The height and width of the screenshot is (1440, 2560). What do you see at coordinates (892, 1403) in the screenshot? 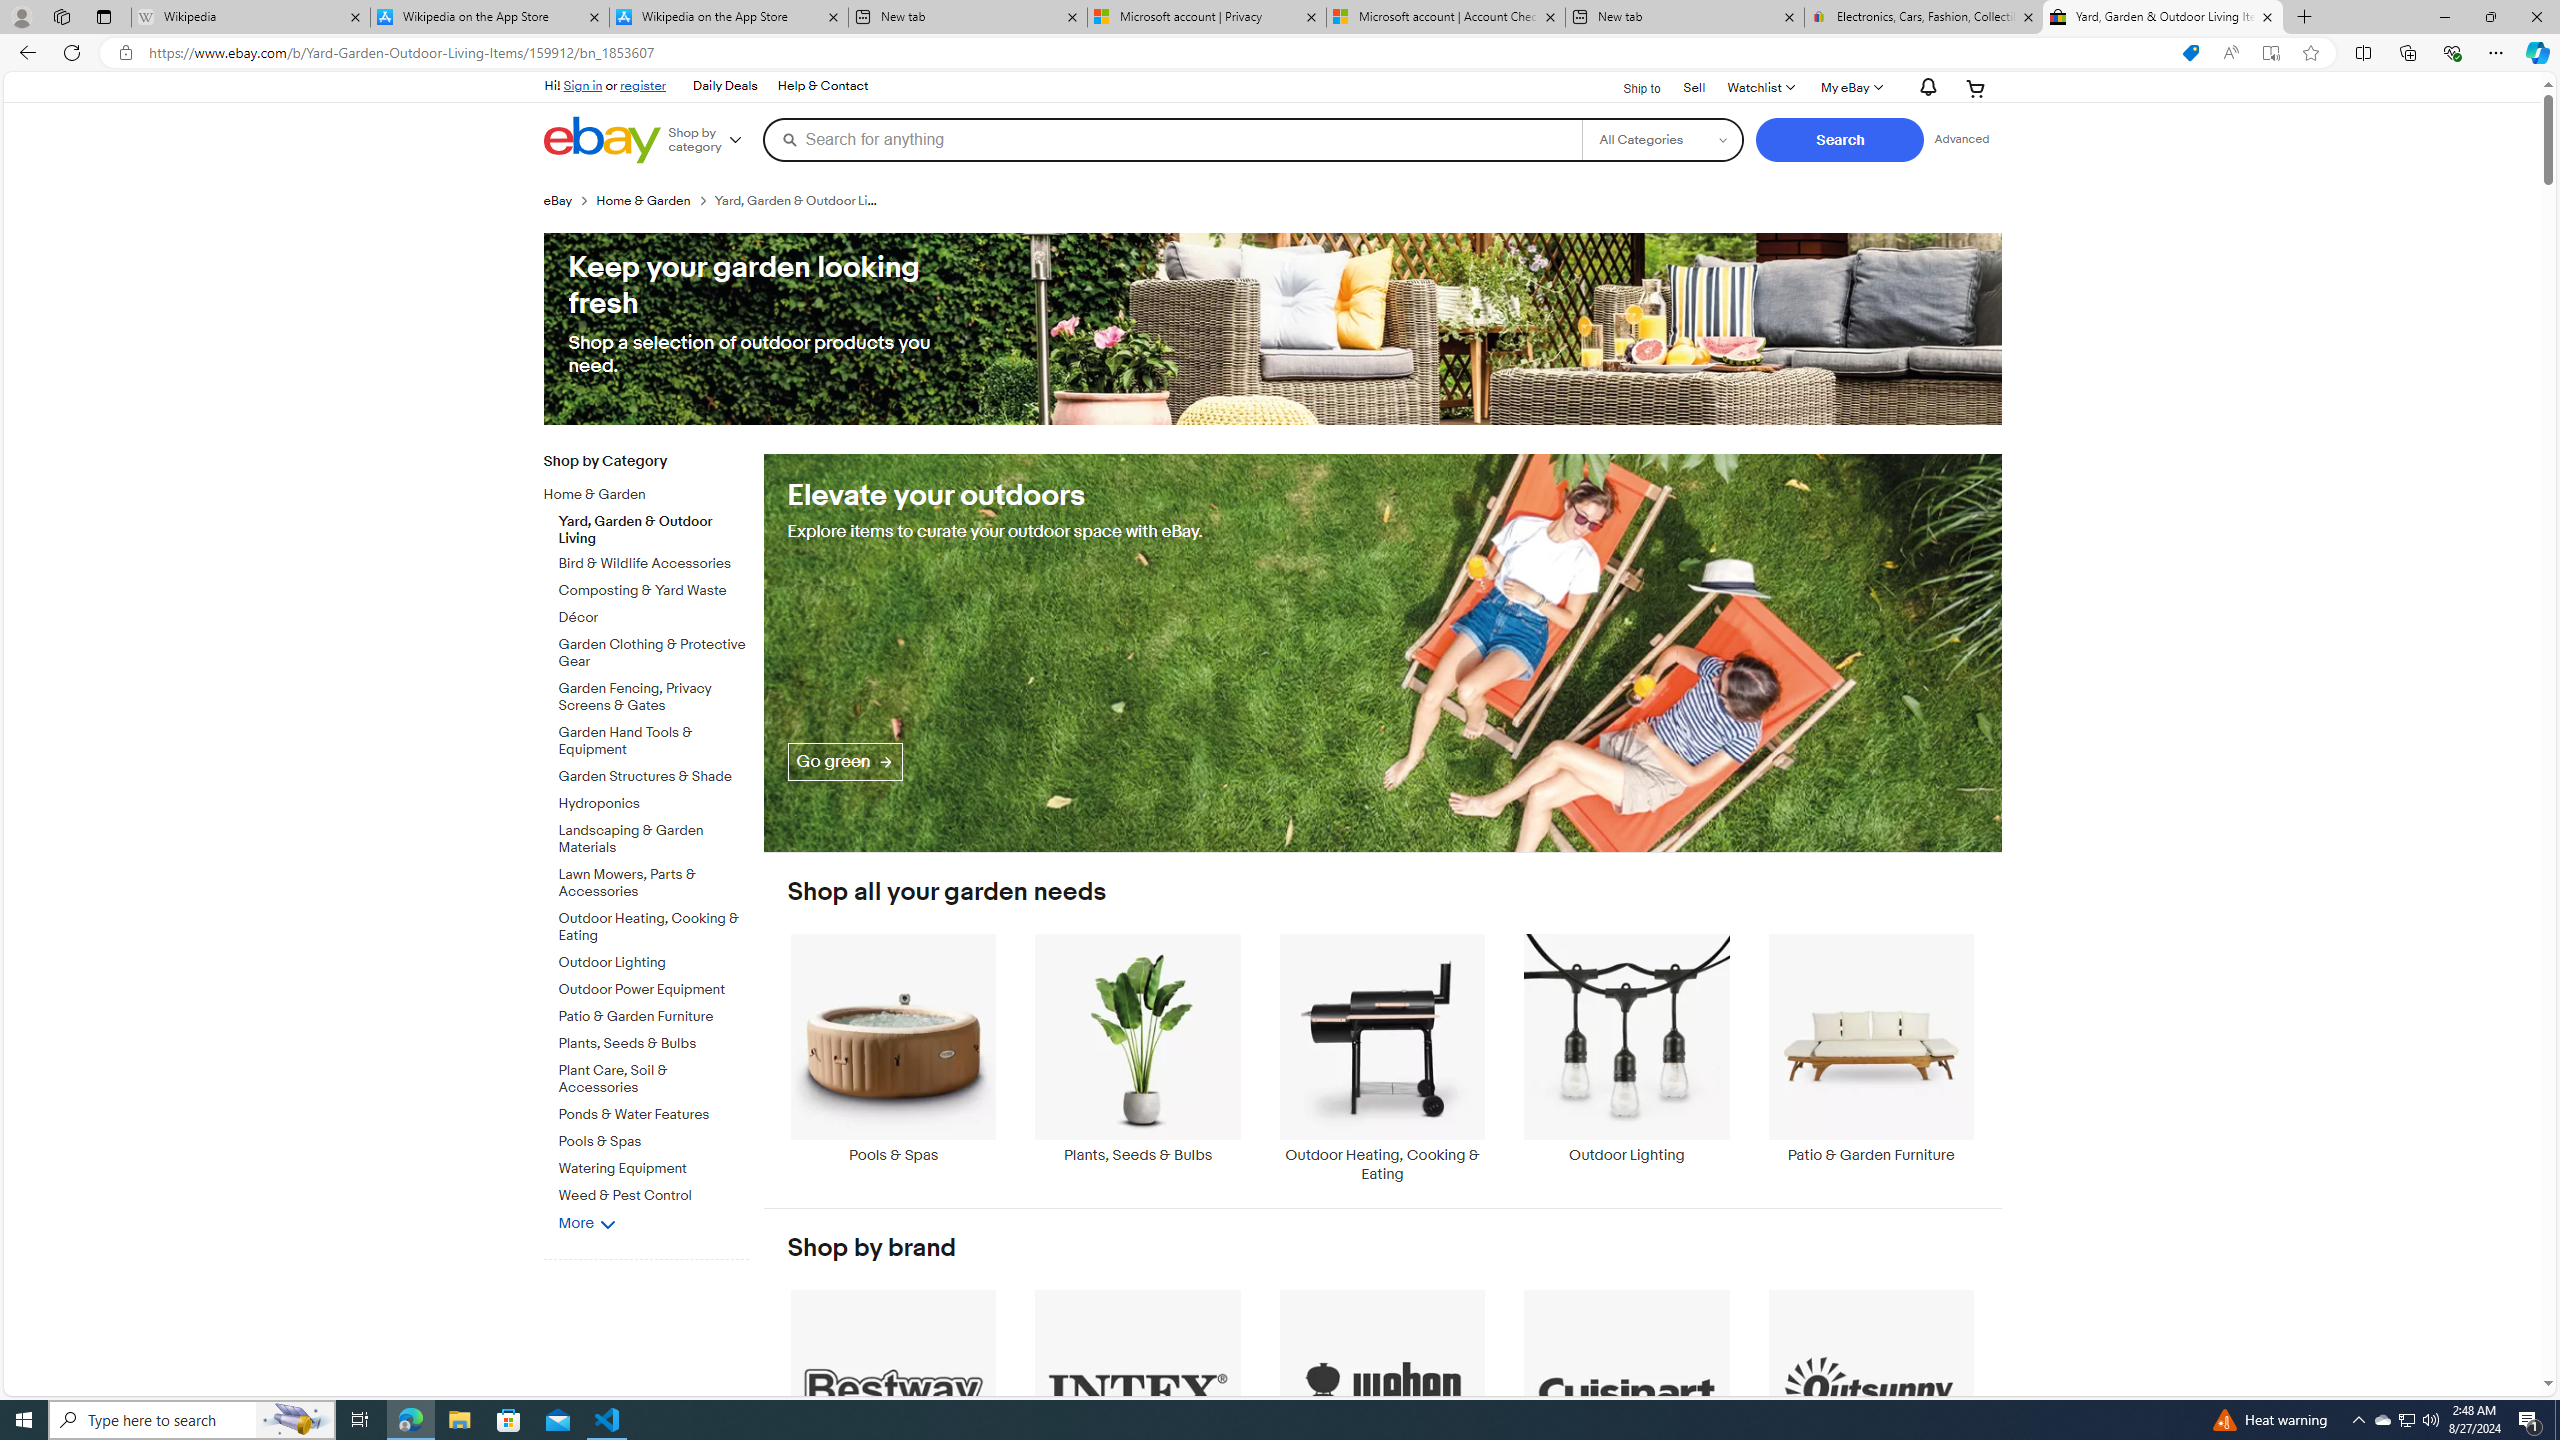
I see `'Bestway'` at bounding box center [892, 1403].